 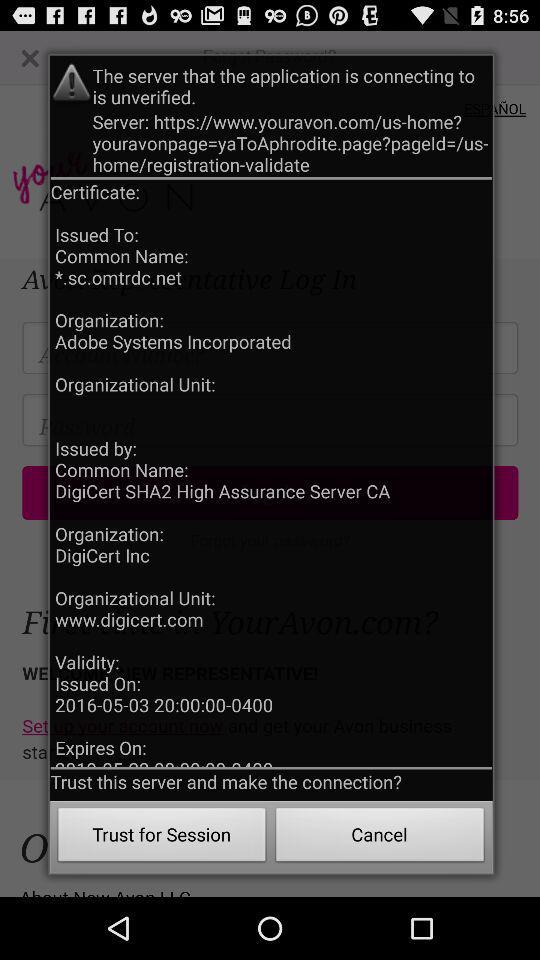 What do you see at coordinates (161, 837) in the screenshot?
I see `icon to the left of cancel` at bounding box center [161, 837].